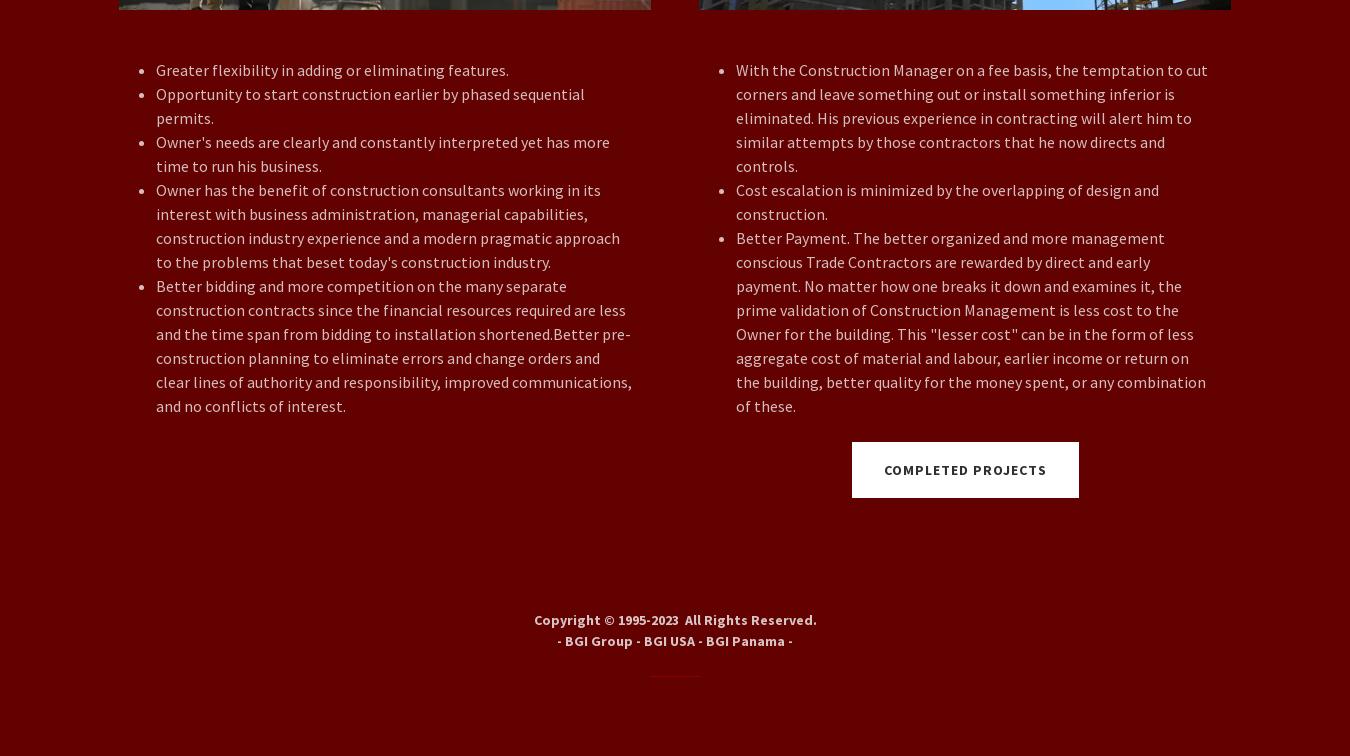 Image resolution: width=1350 pixels, height=756 pixels. What do you see at coordinates (963, 470) in the screenshot?
I see `'Completed Projects'` at bounding box center [963, 470].